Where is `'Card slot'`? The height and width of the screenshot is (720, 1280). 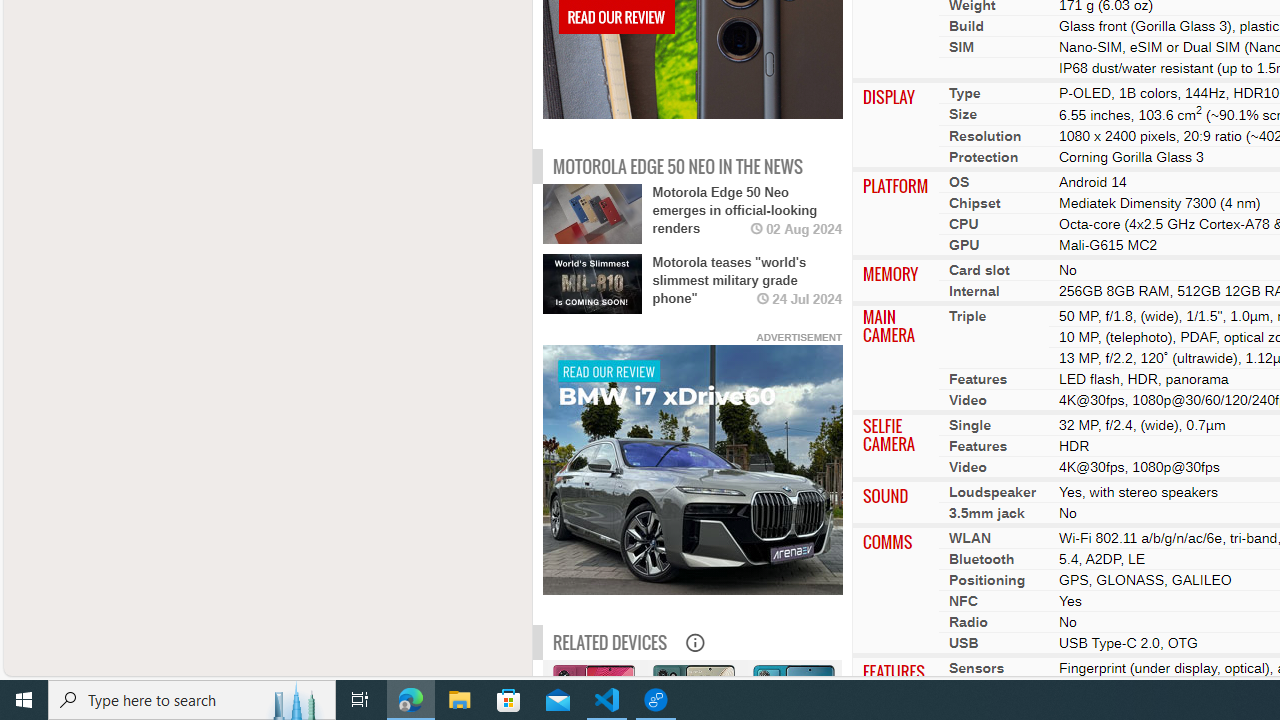 'Card slot' is located at coordinates (979, 268).